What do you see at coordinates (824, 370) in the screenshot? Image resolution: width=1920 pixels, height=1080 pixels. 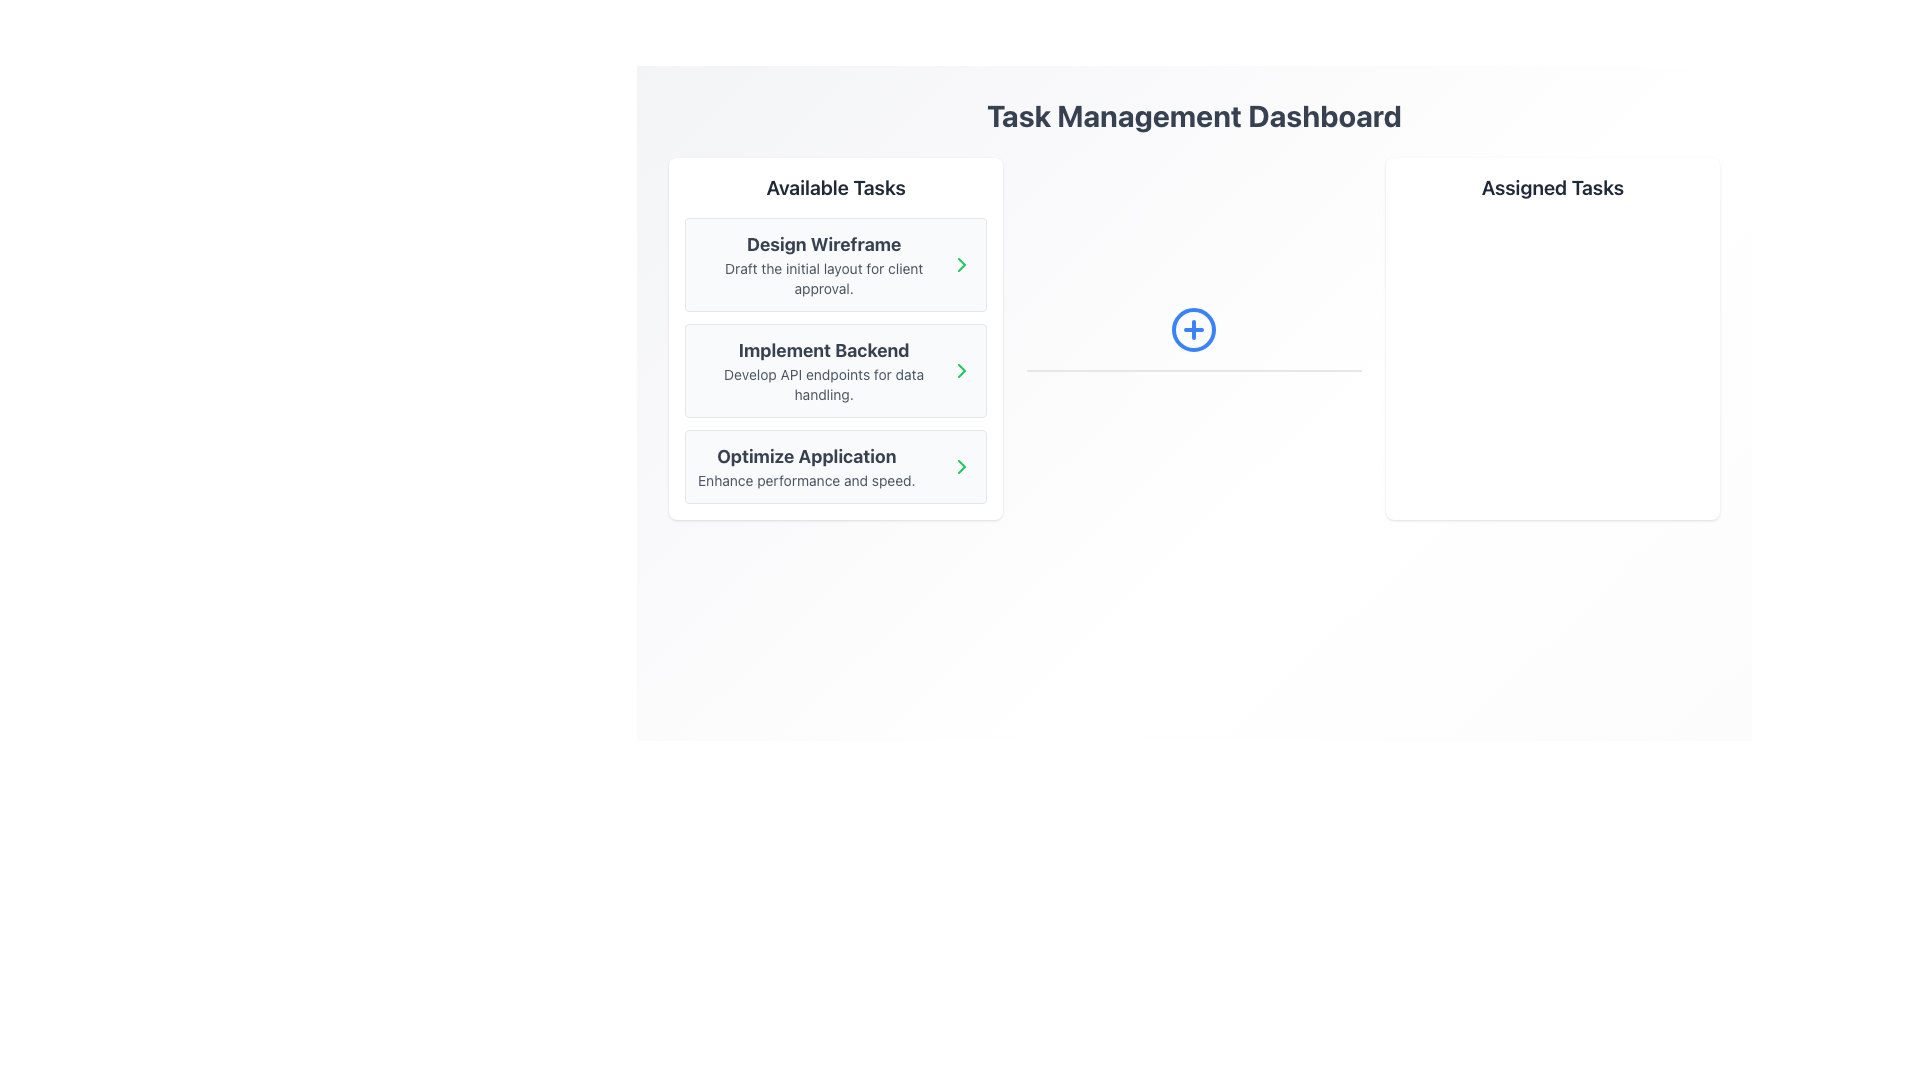 I see `the Task Item located between 'Design Wireframe' and 'Optimize Application' in the 'Available Tasks' section` at bounding box center [824, 370].